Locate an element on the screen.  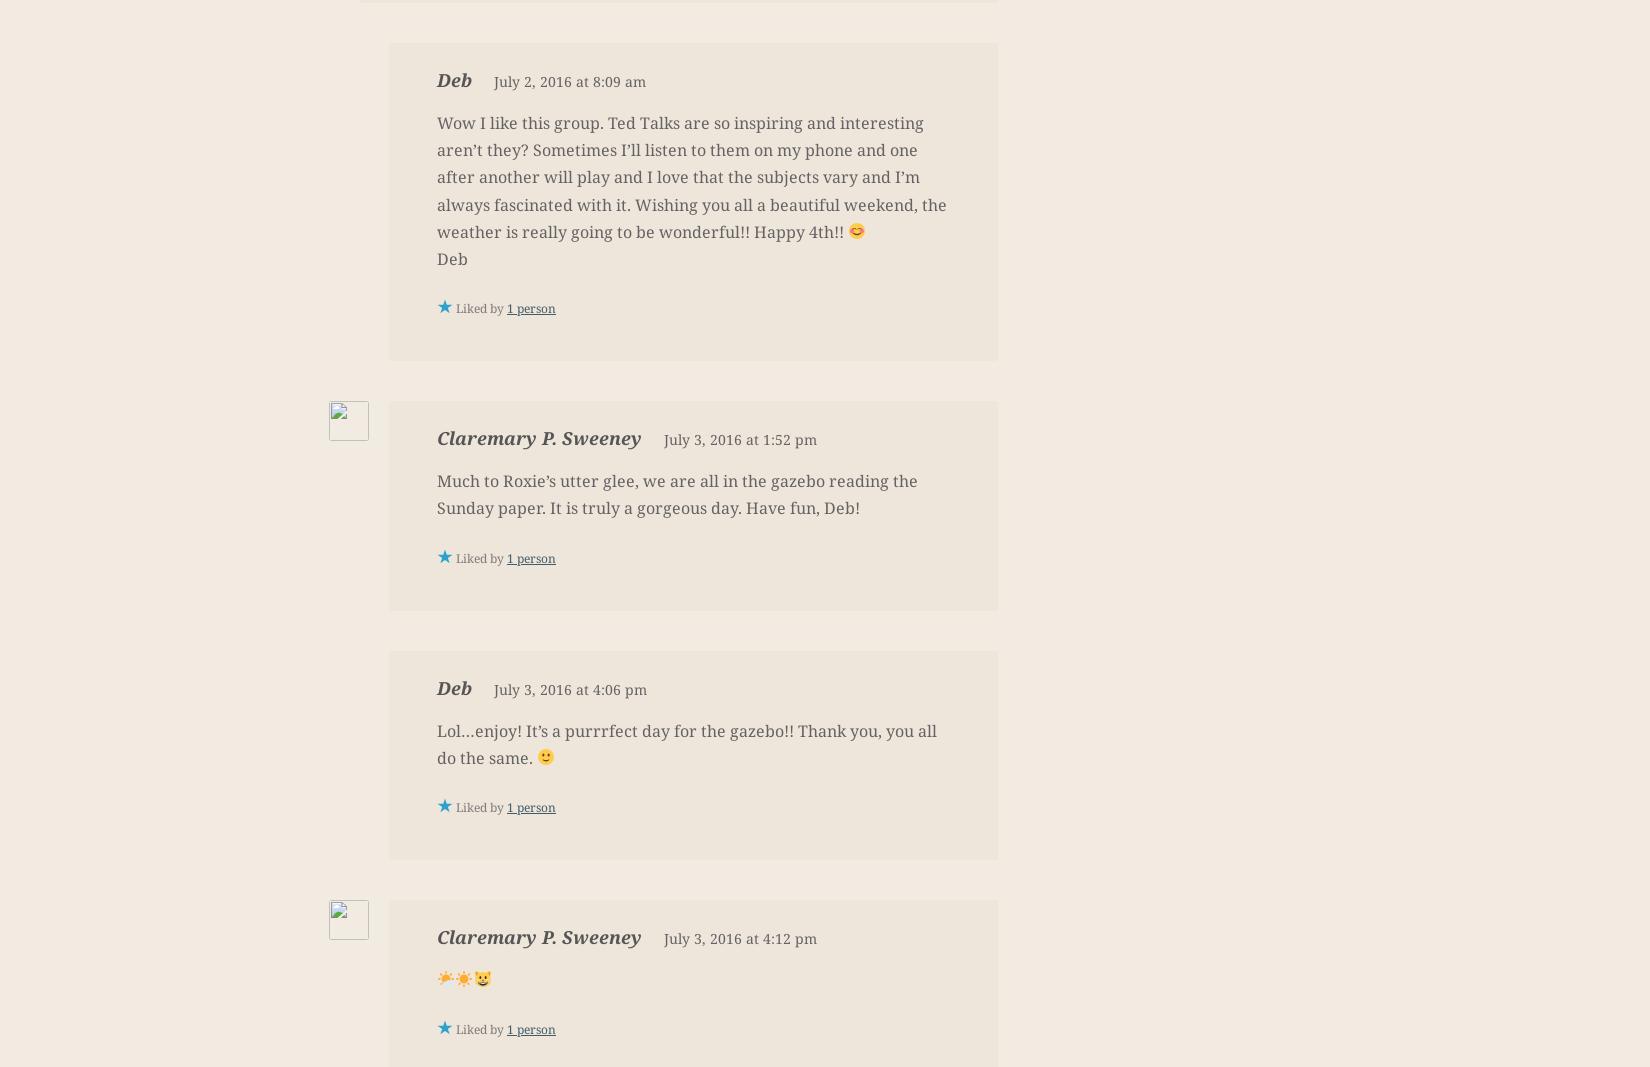
'Wow I like this group.  Ted Talks are so inspiring and interesting aren’t they?  Sometimes I’ll listen to them on my phone and one after another will play and I love that the subjects vary and I’m always fascinated with it.  Wishing you all a beautiful weekend, the weather is really going to be wonderful!!  Happy 4th!!' is located at coordinates (691, 176).